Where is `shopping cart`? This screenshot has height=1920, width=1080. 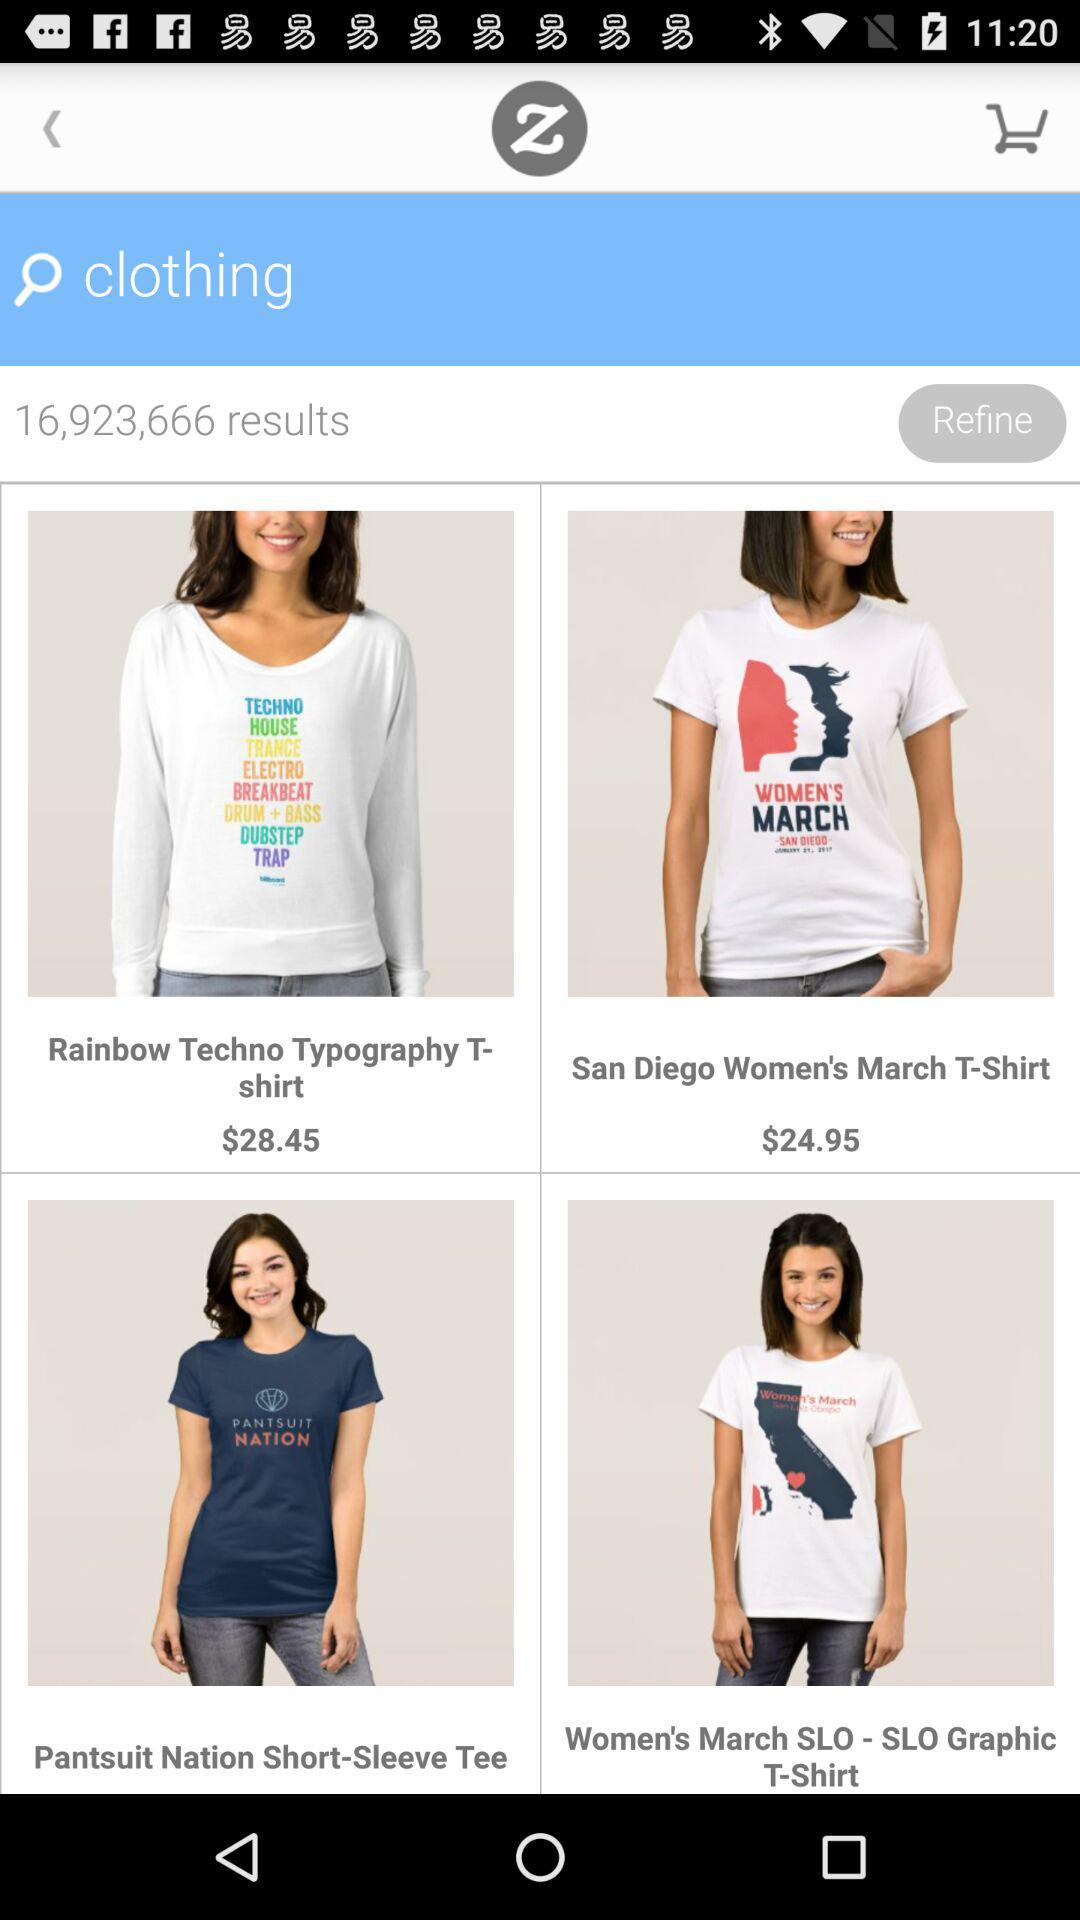
shopping cart is located at coordinates (1017, 127).